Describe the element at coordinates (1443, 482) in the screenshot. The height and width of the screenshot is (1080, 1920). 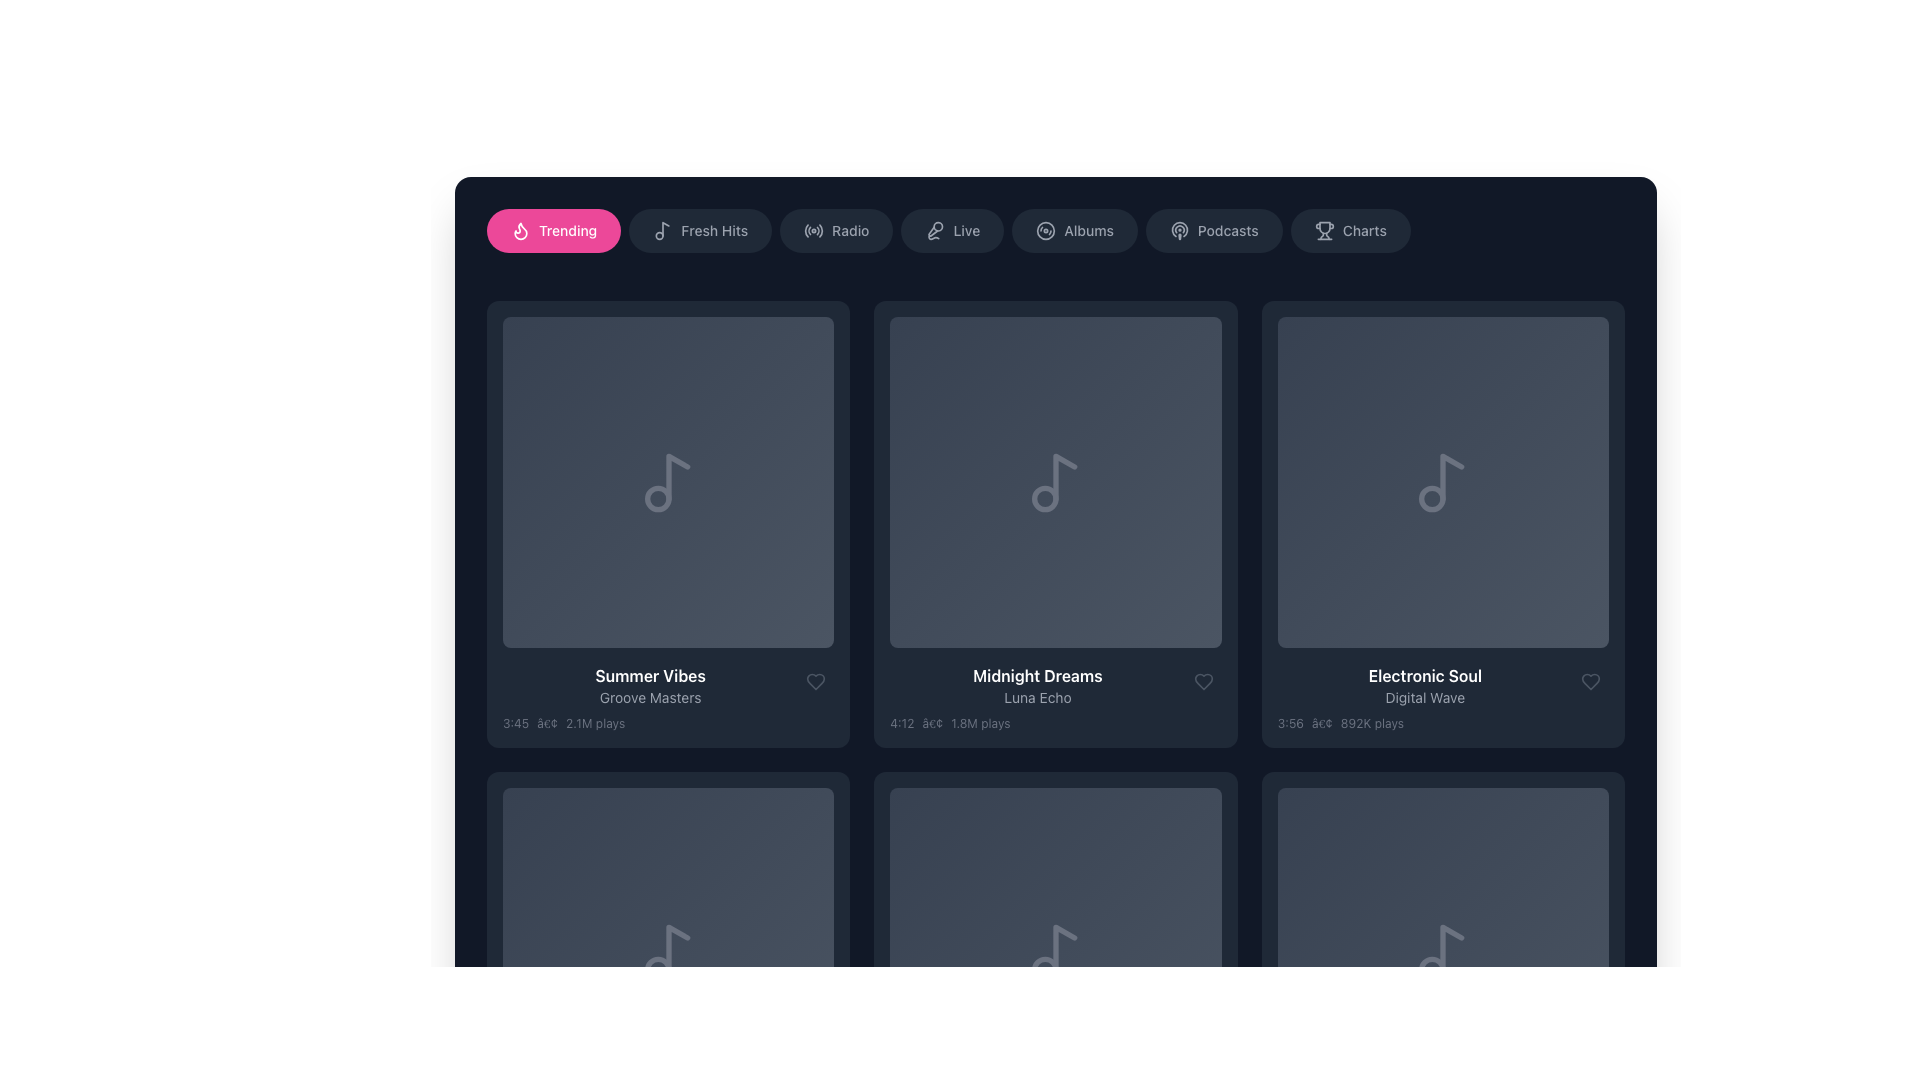
I see `the decorative icon representing the 'Electronic Soul' music playlist, located in the upper-right section of the interface, centered within its card tile` at that location.